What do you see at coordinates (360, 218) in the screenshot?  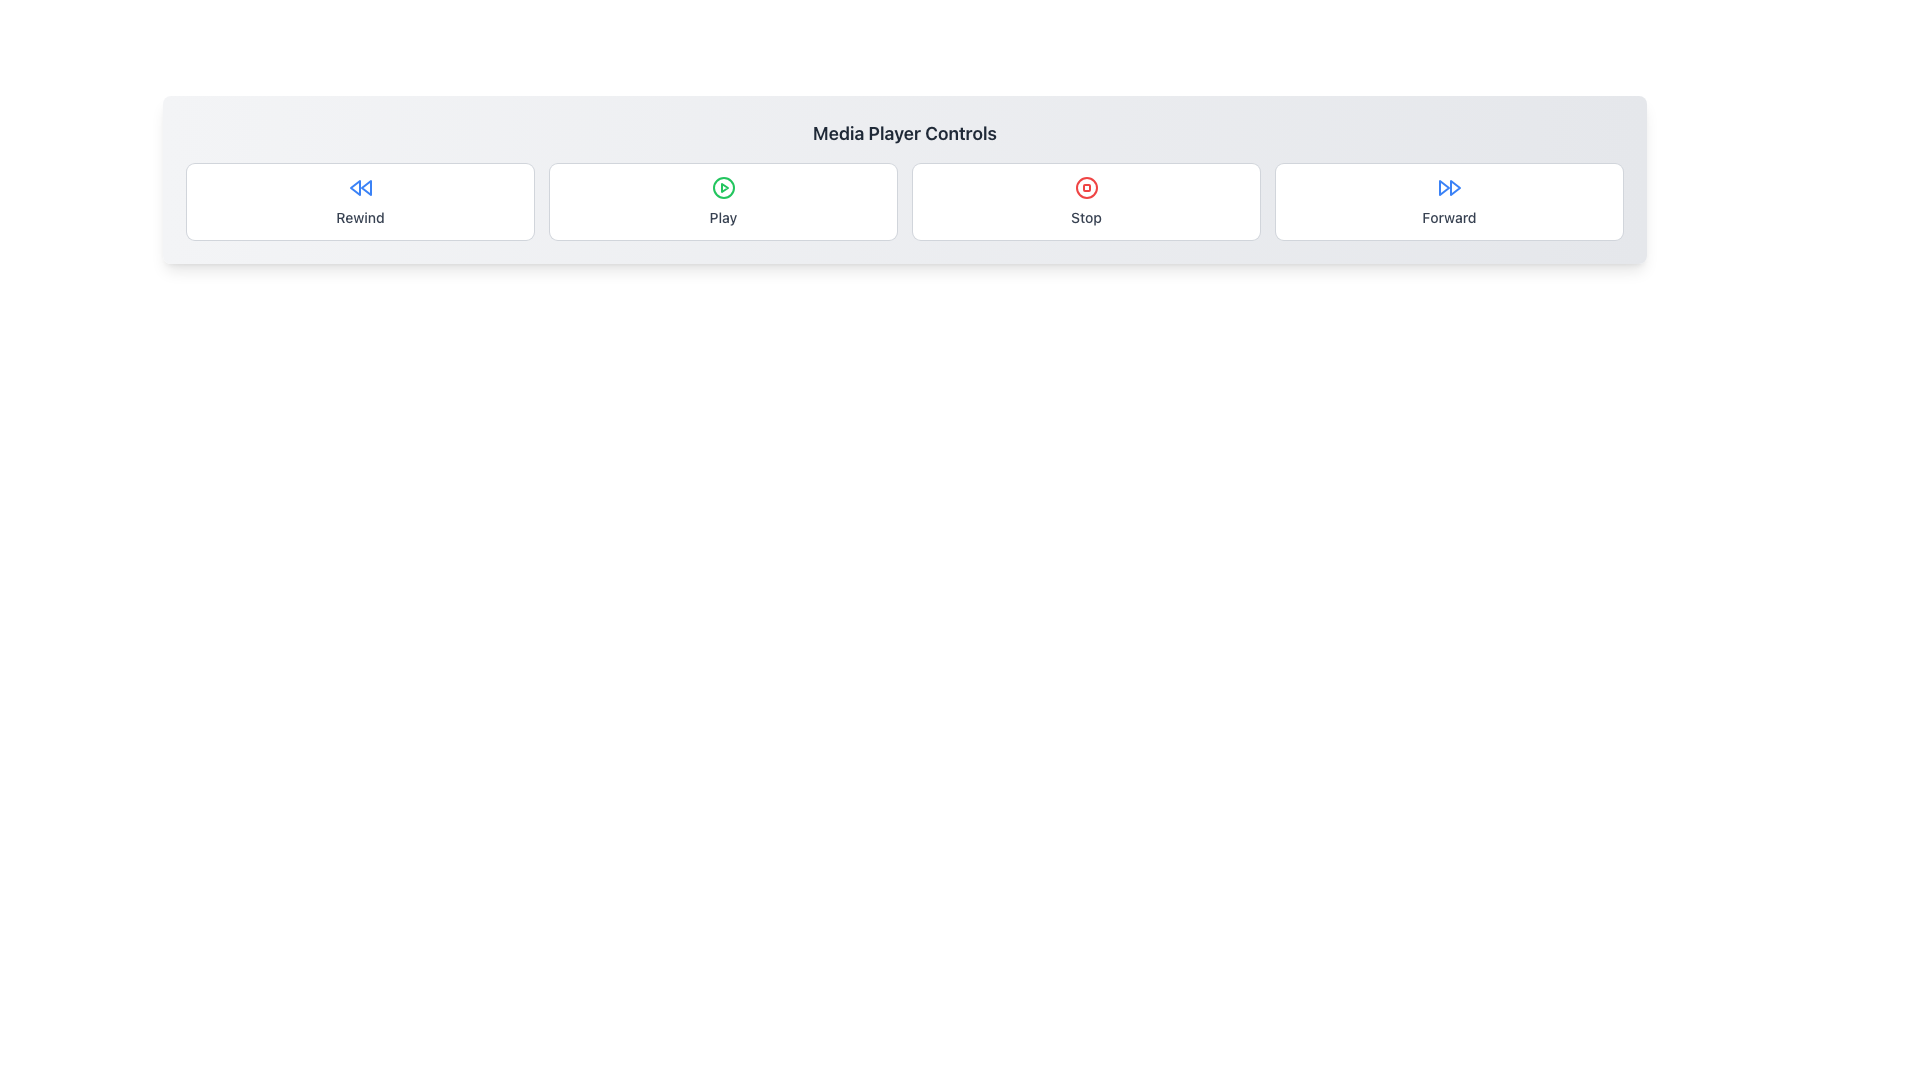 I see `the text label displaying 'Rewind' which is part of the media control interface, located beneath a blue rewind icon` at bounding box center [360, 218].